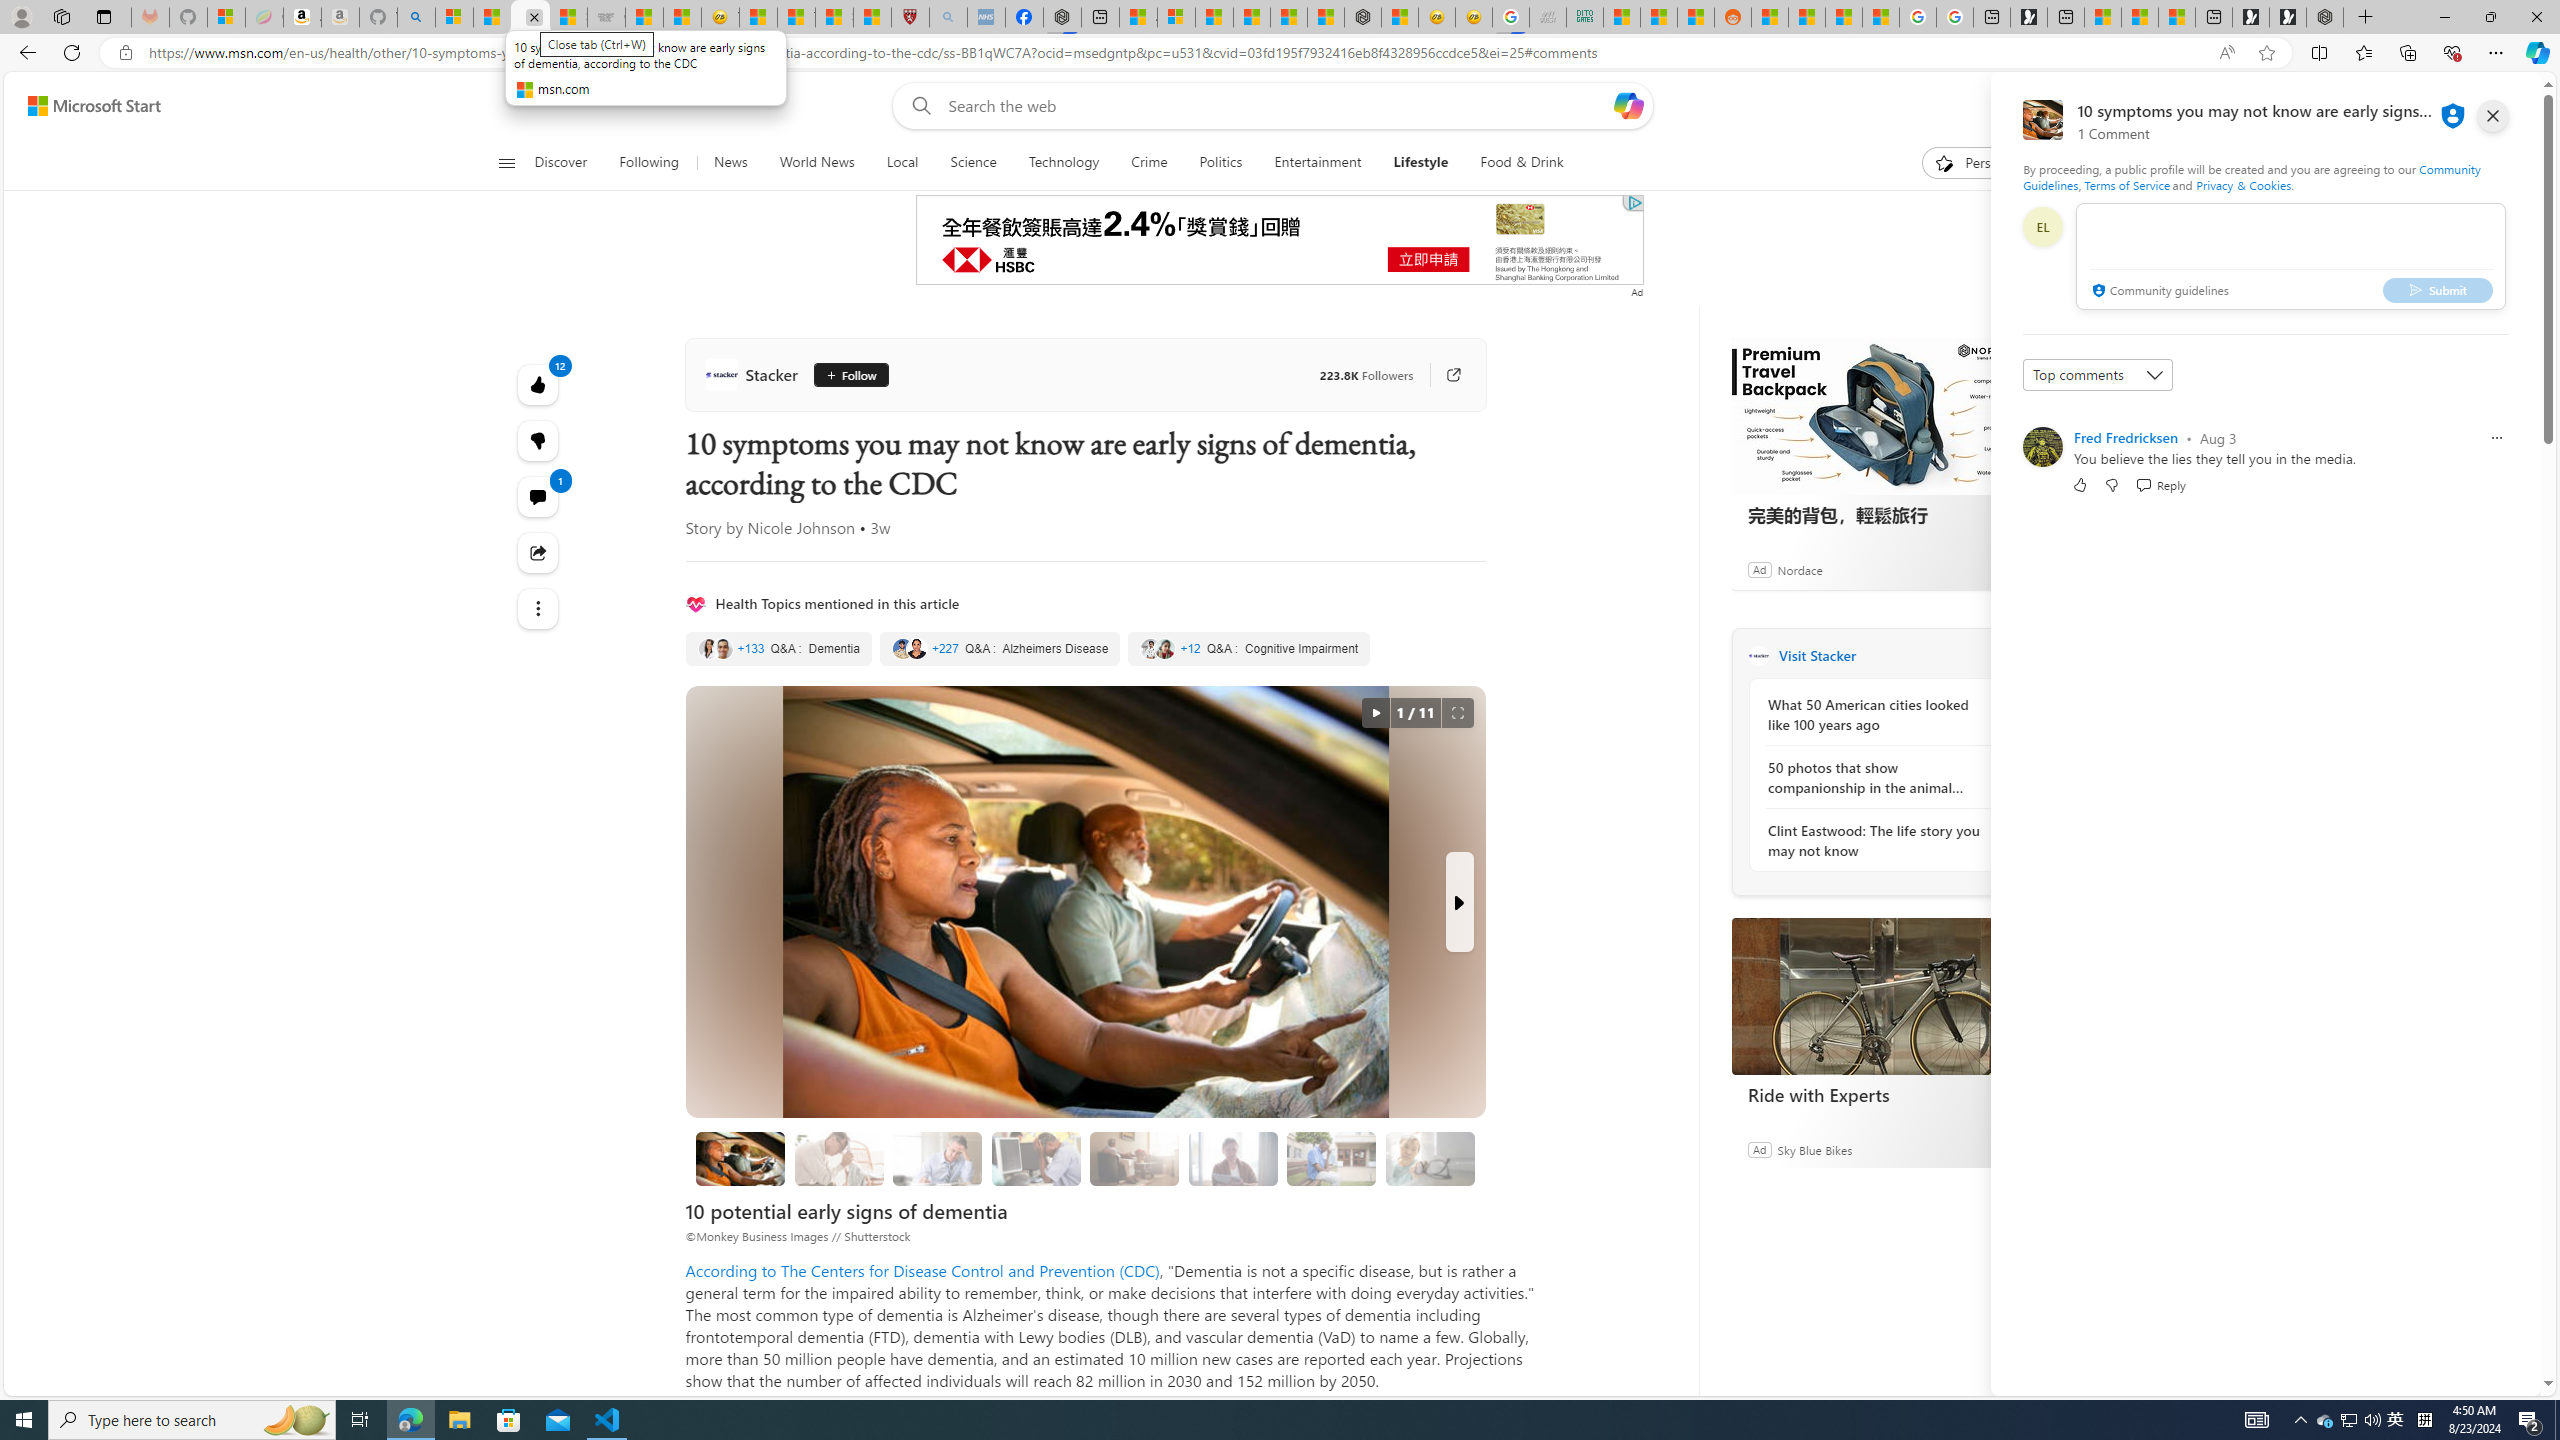  I want to click on 'Alzheimers Disease', so click(998, 647).